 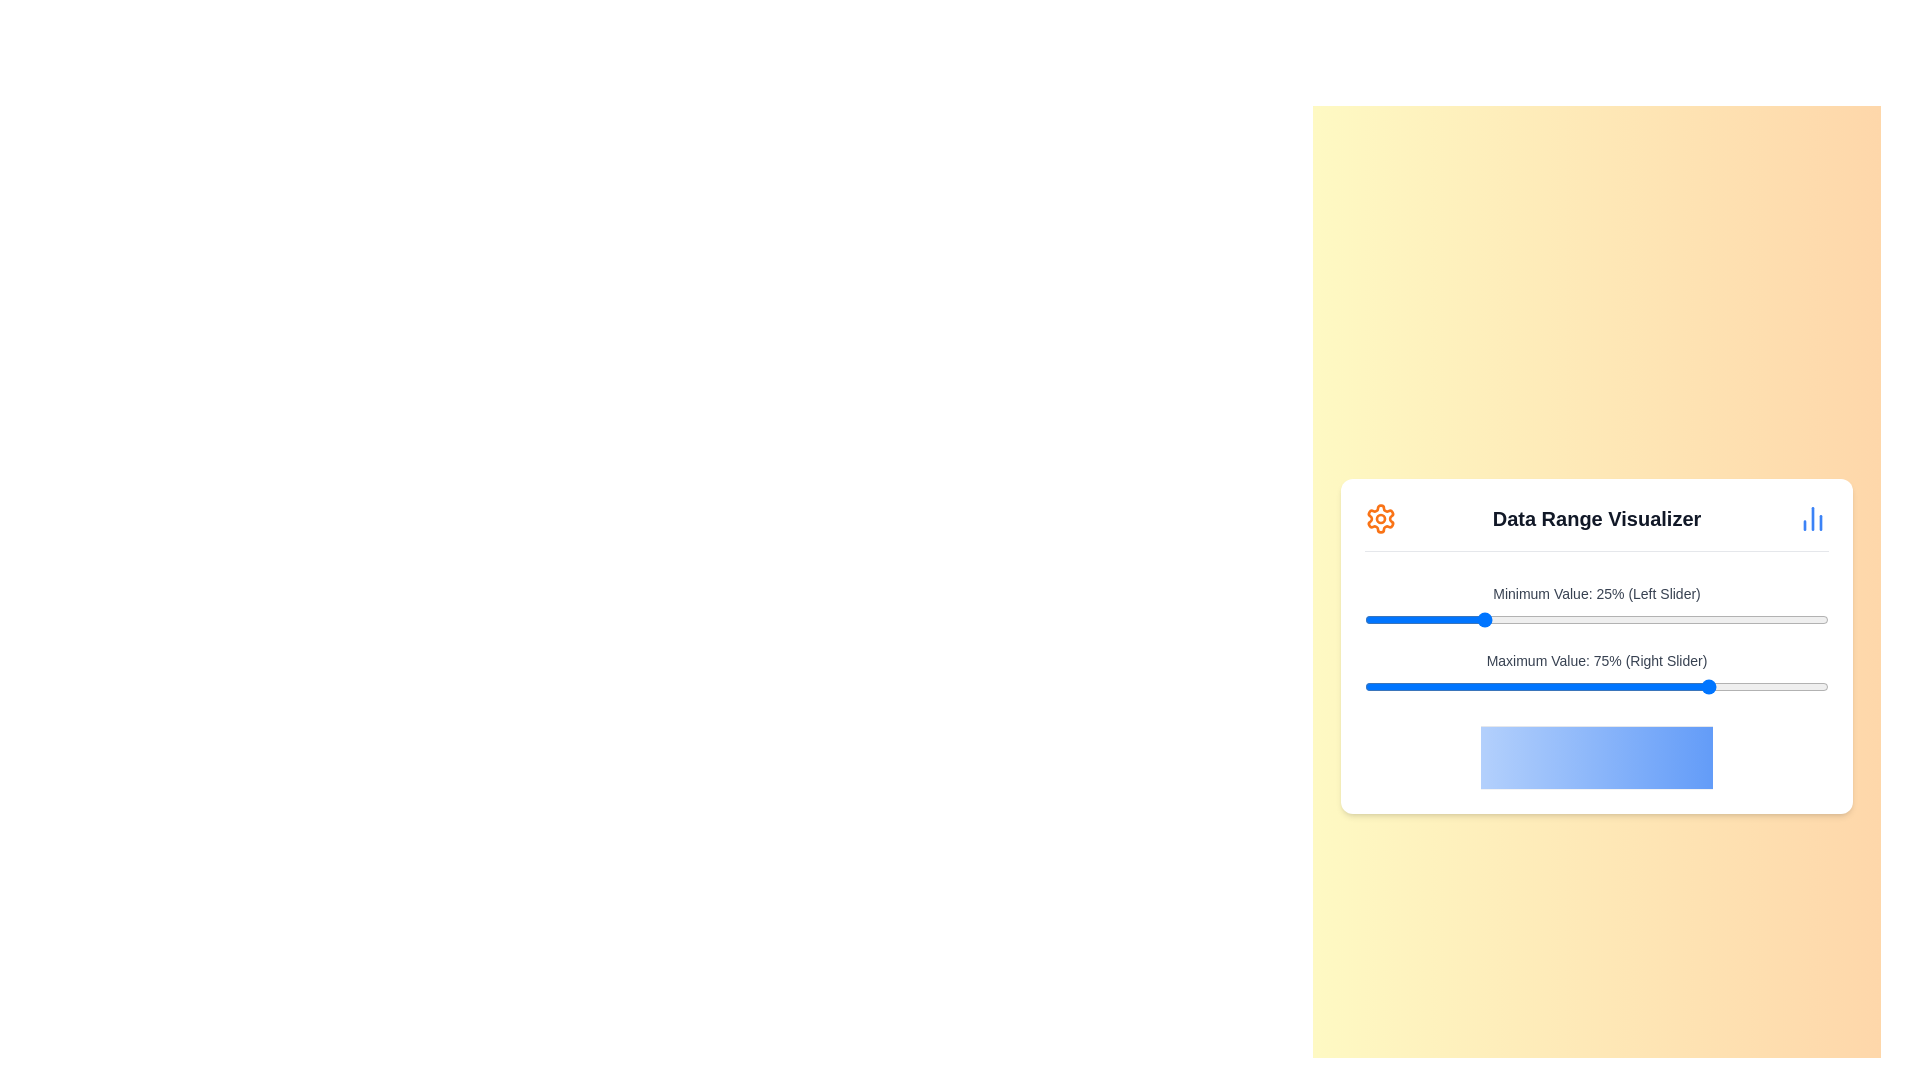 I want to click on the left slider, so click(x=1805, y=618).